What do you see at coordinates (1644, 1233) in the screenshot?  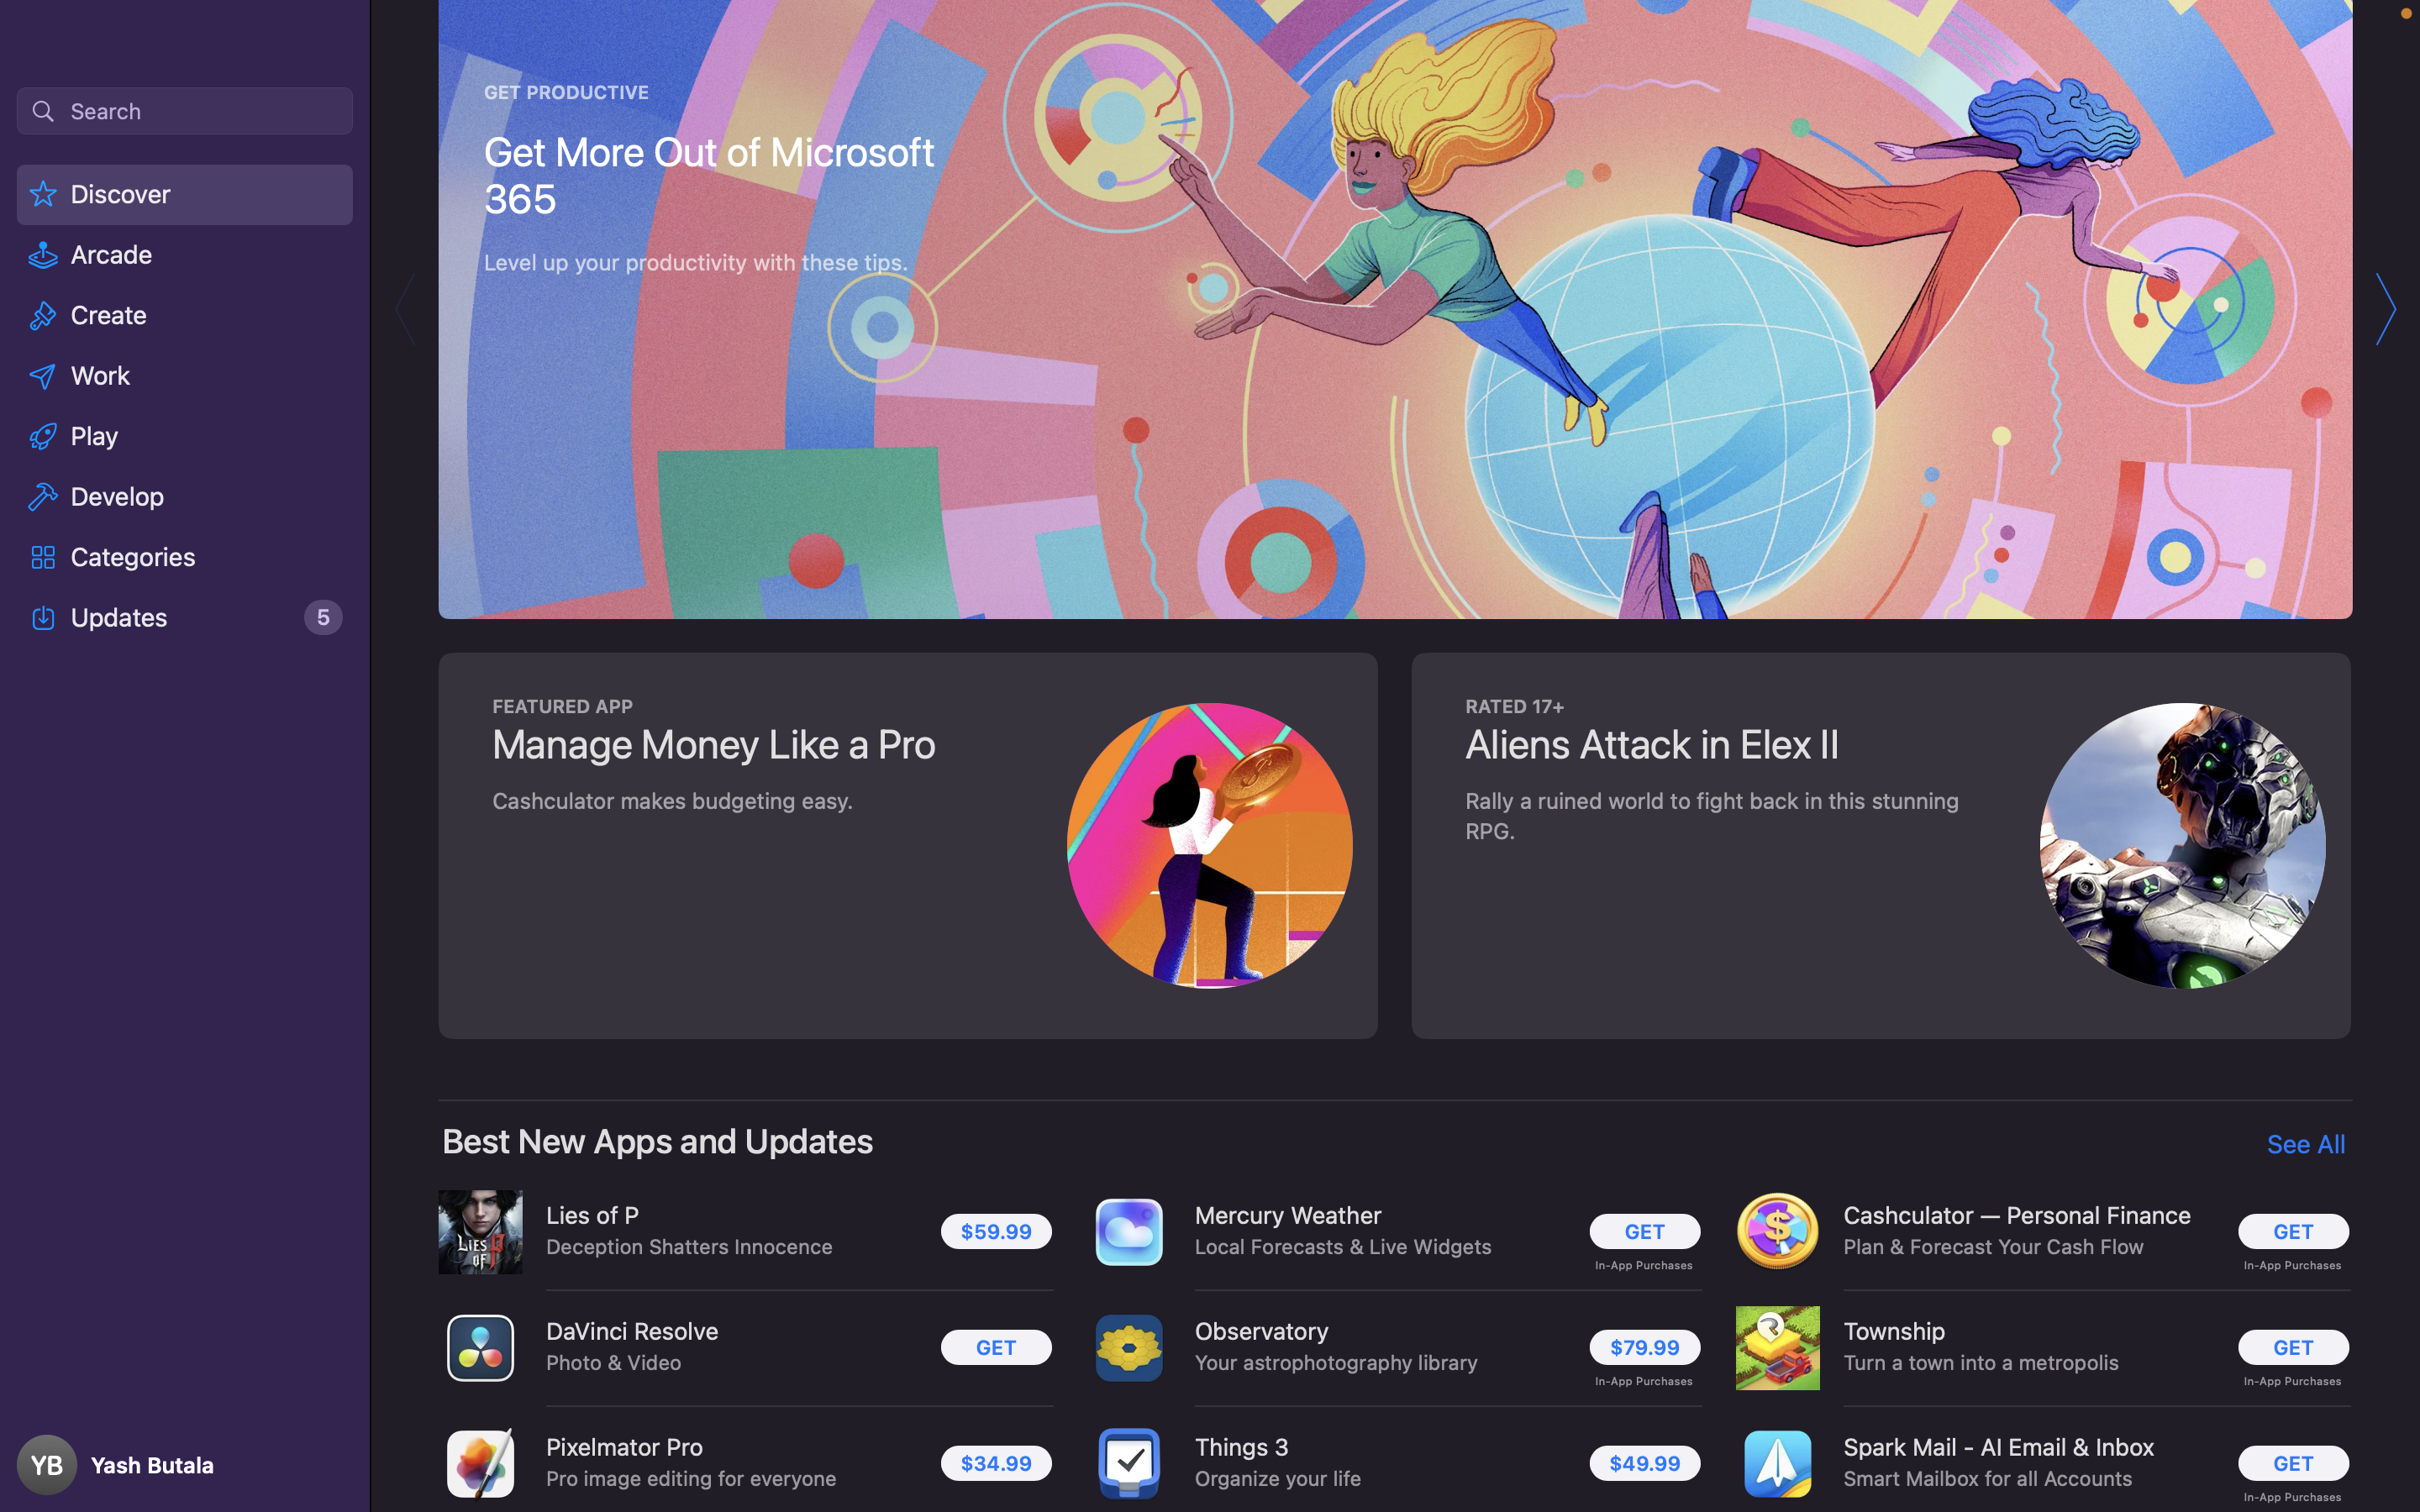 I see `Install the Mercury Weather application` at bounding box center [1644, 1233].